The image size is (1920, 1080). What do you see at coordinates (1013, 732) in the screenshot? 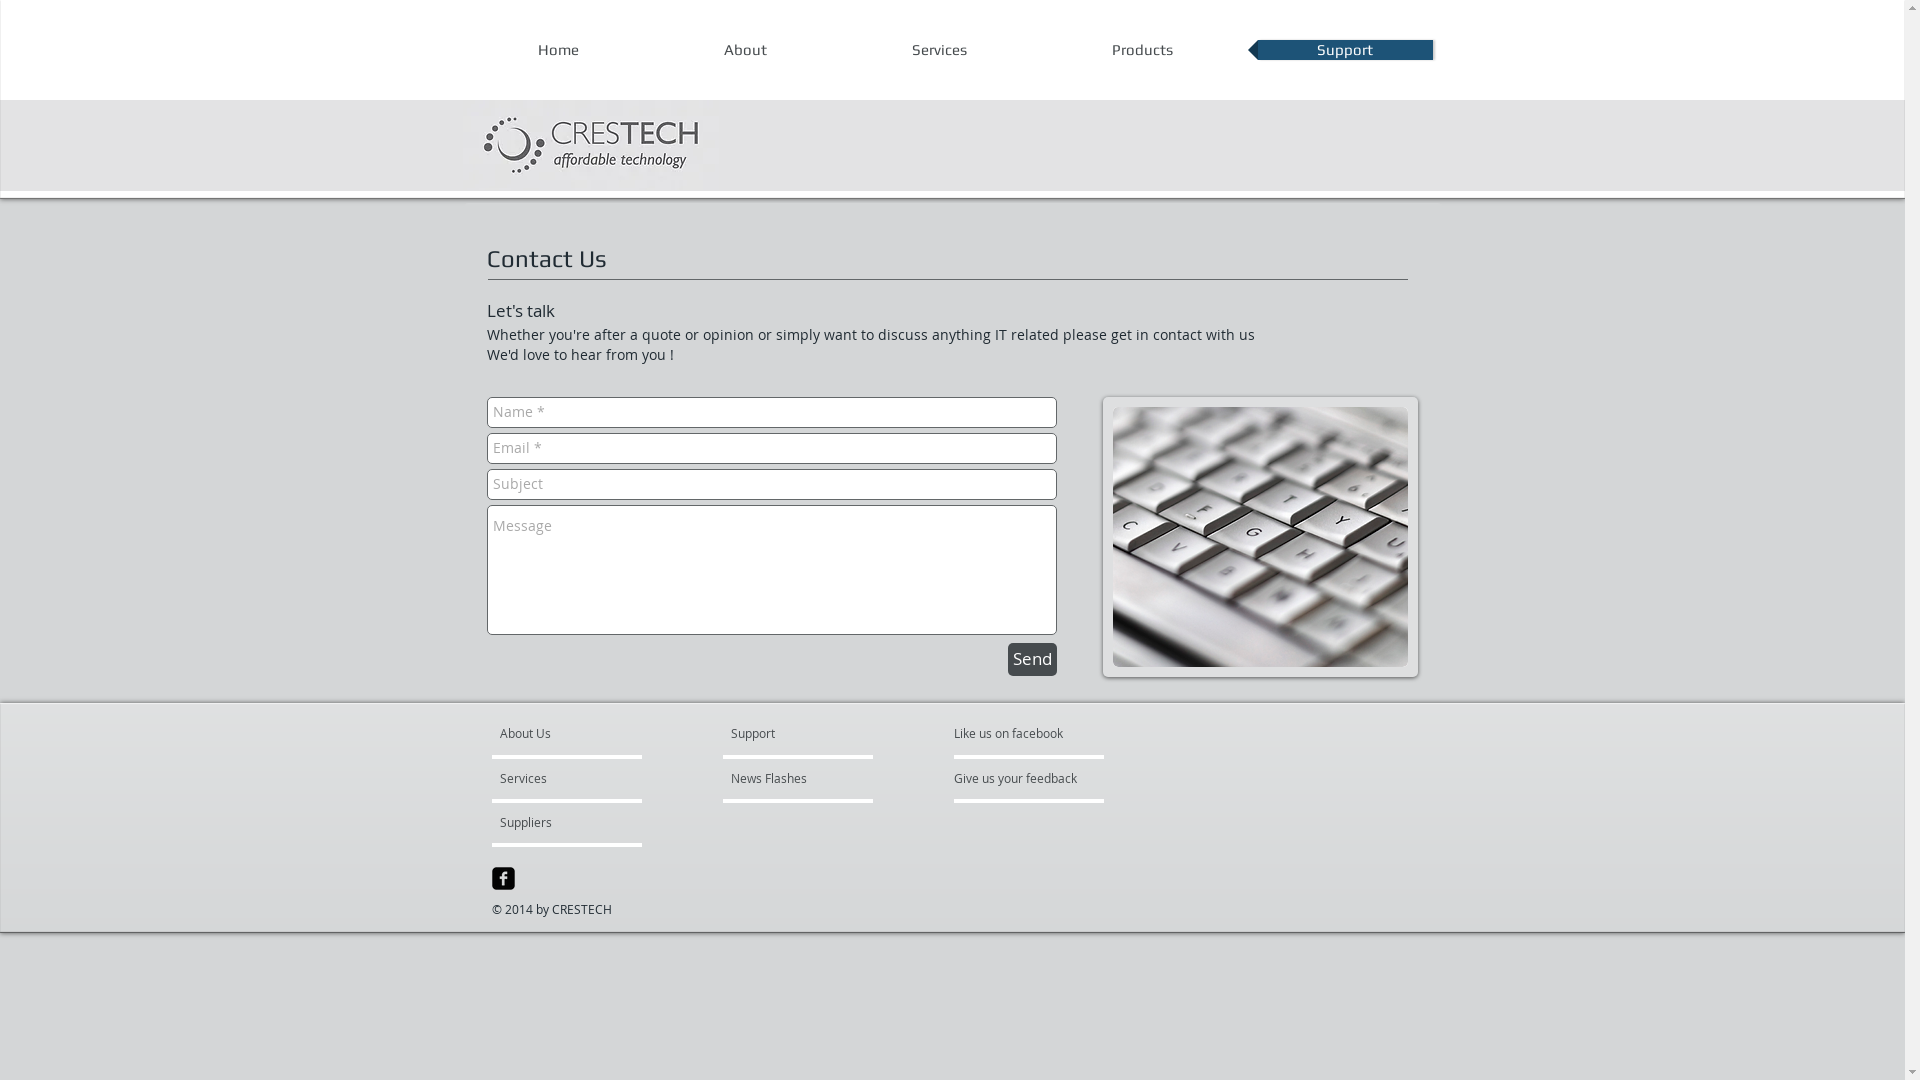
I see `'Like us on facebook'` at bounding box center [1013, 732].